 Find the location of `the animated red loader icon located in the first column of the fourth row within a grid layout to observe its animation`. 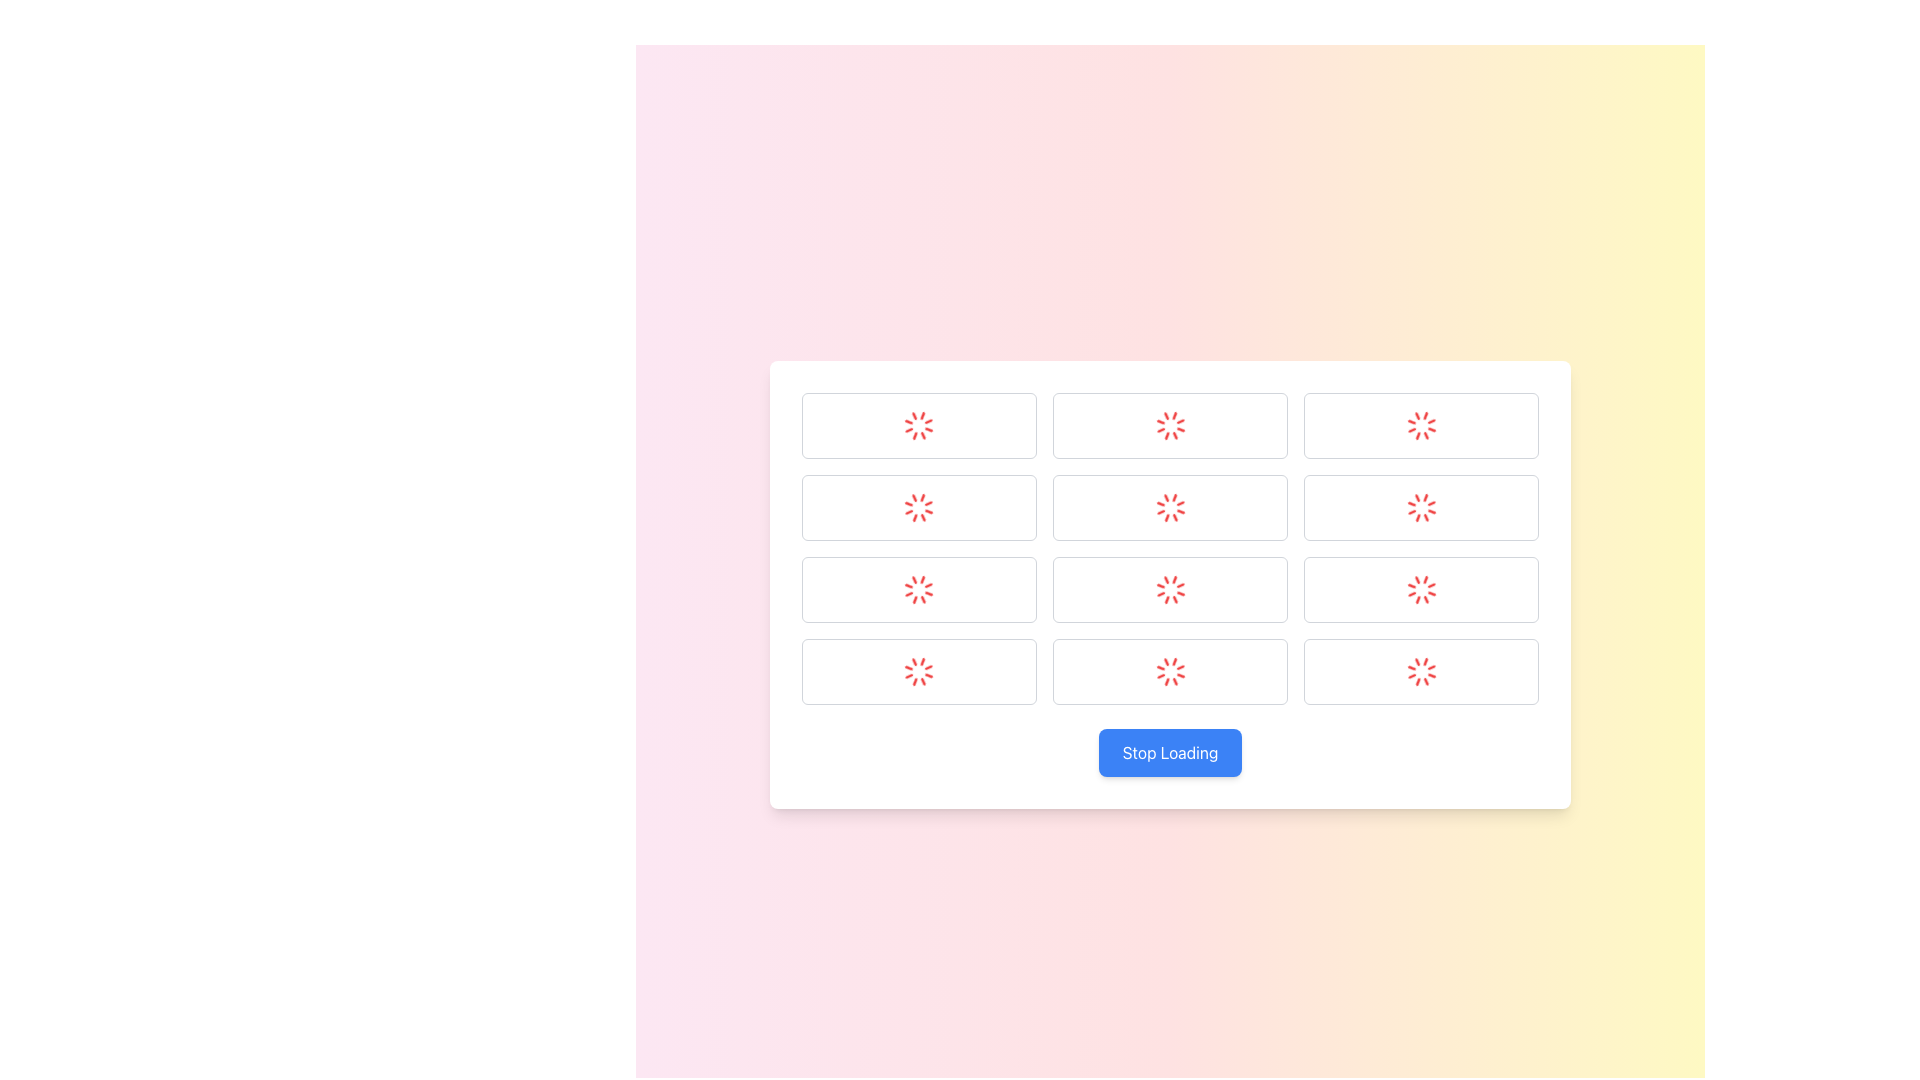

the animated red loader icon located in the first column of the fourth row within a grid layout to observe its animation is located at coordinates (918, 671).